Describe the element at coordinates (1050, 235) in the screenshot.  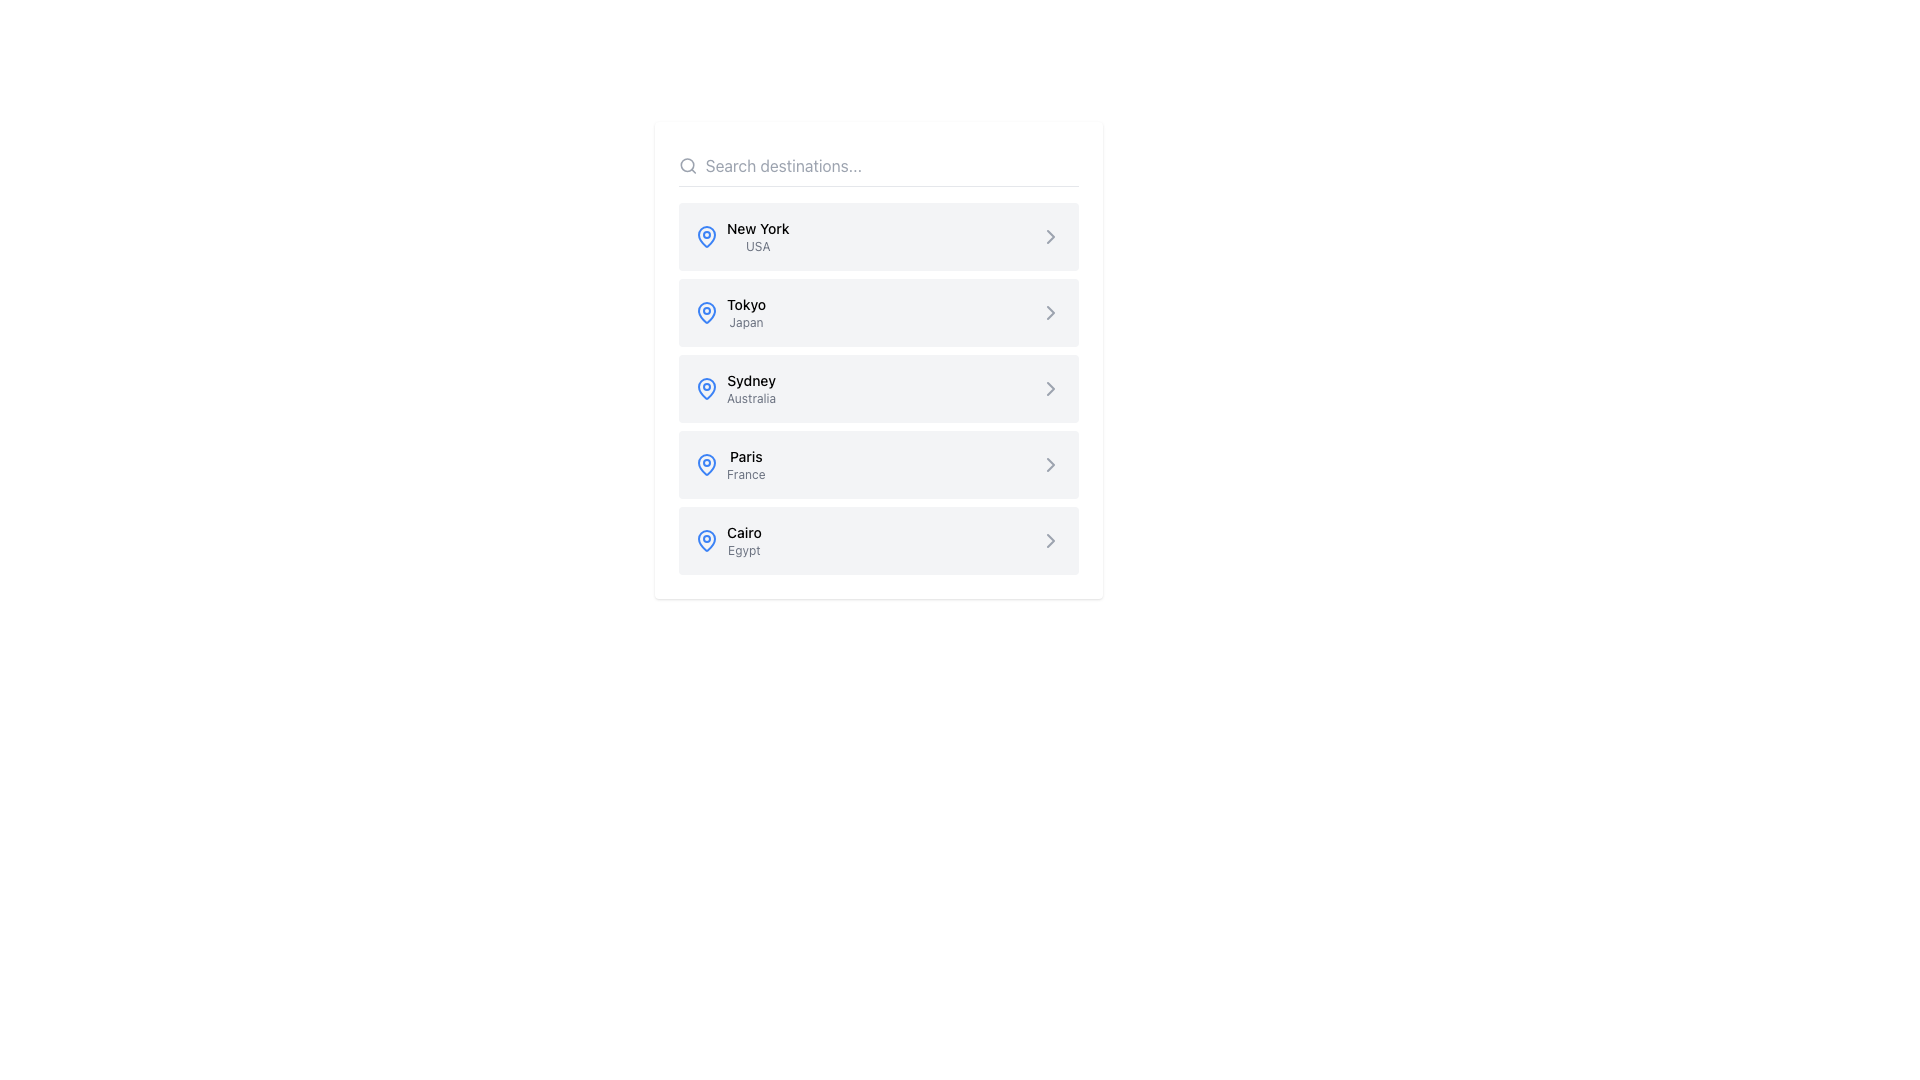
I see `the small gray chevron icon pointing right located to the center-right of the 'New York, USA' item in the list of destinations` at that location.